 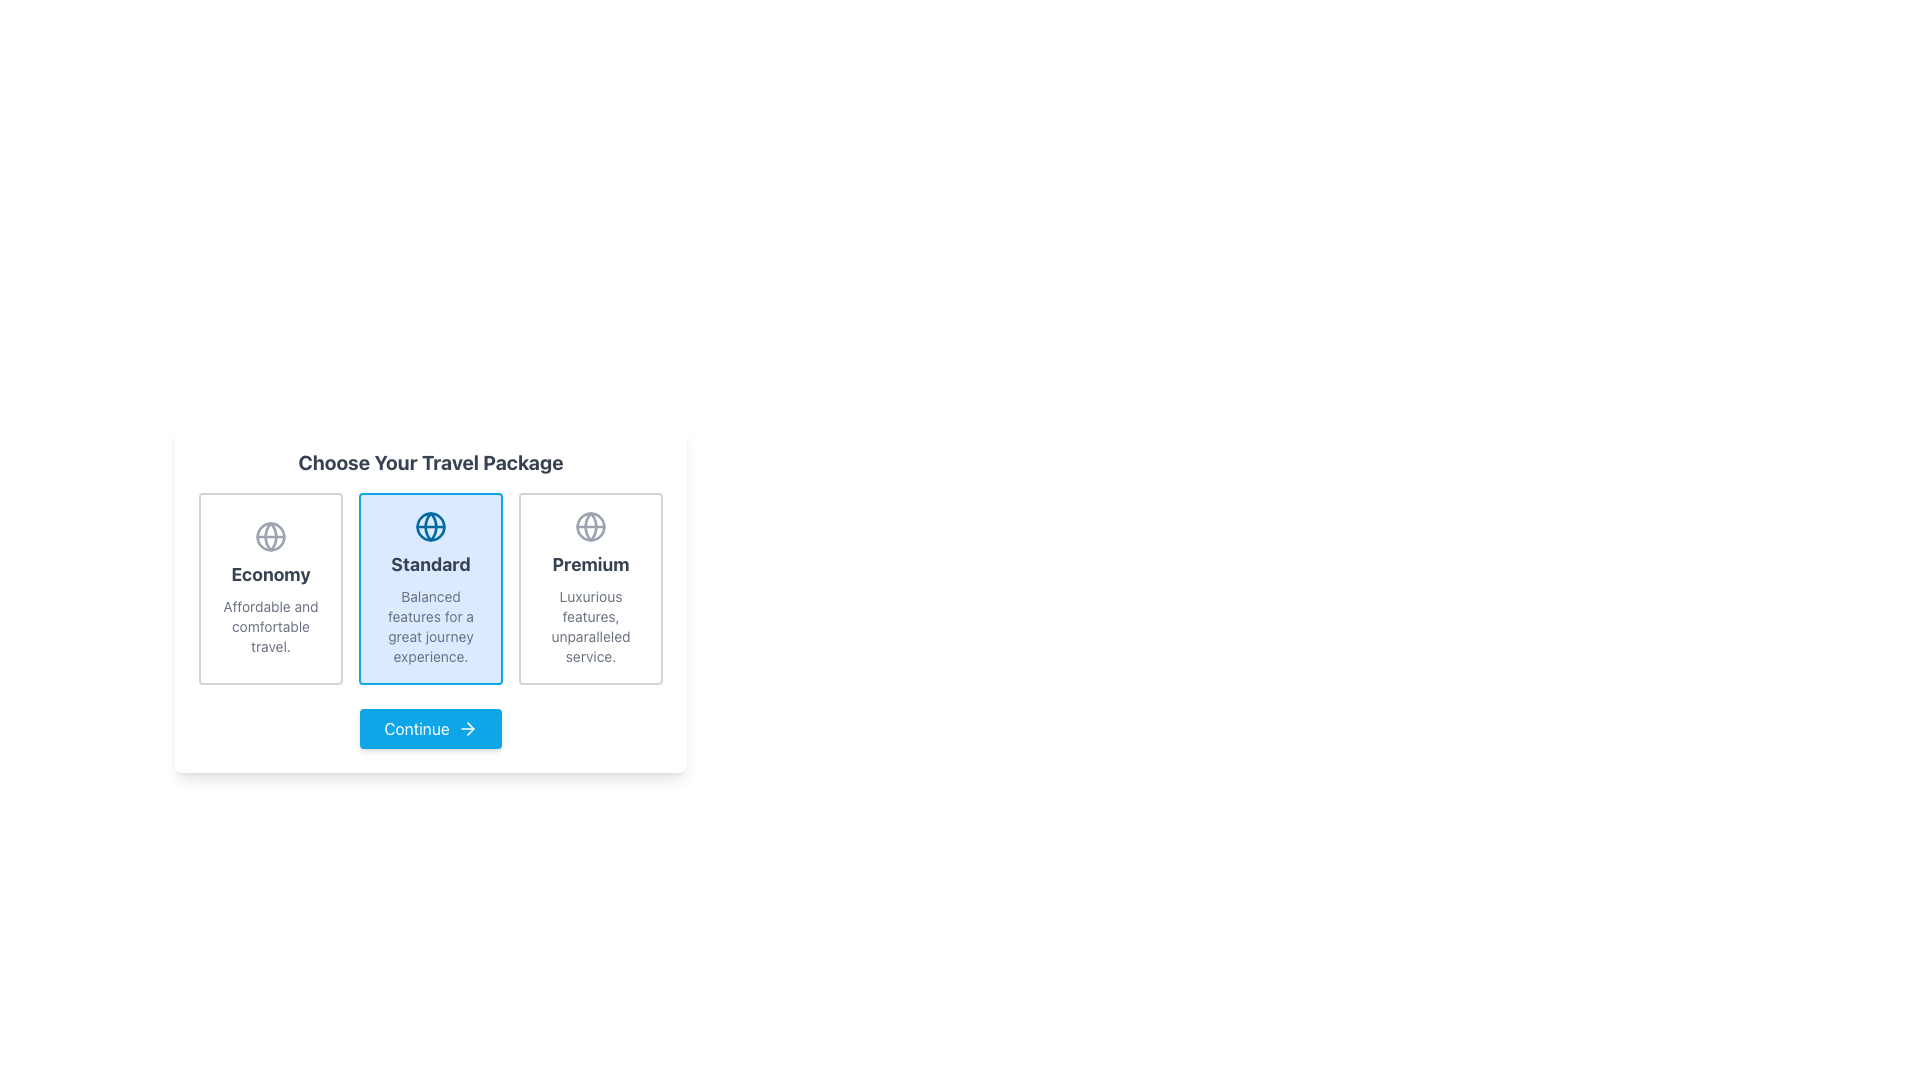 What do you see at coordinates (269, 535) in the screenshot?
I see `the globe icon located at the top of the 'Economy' card in the travel package selection interface, which is styled in a circular format with a gray stroke` at bounding box center [269, 535].